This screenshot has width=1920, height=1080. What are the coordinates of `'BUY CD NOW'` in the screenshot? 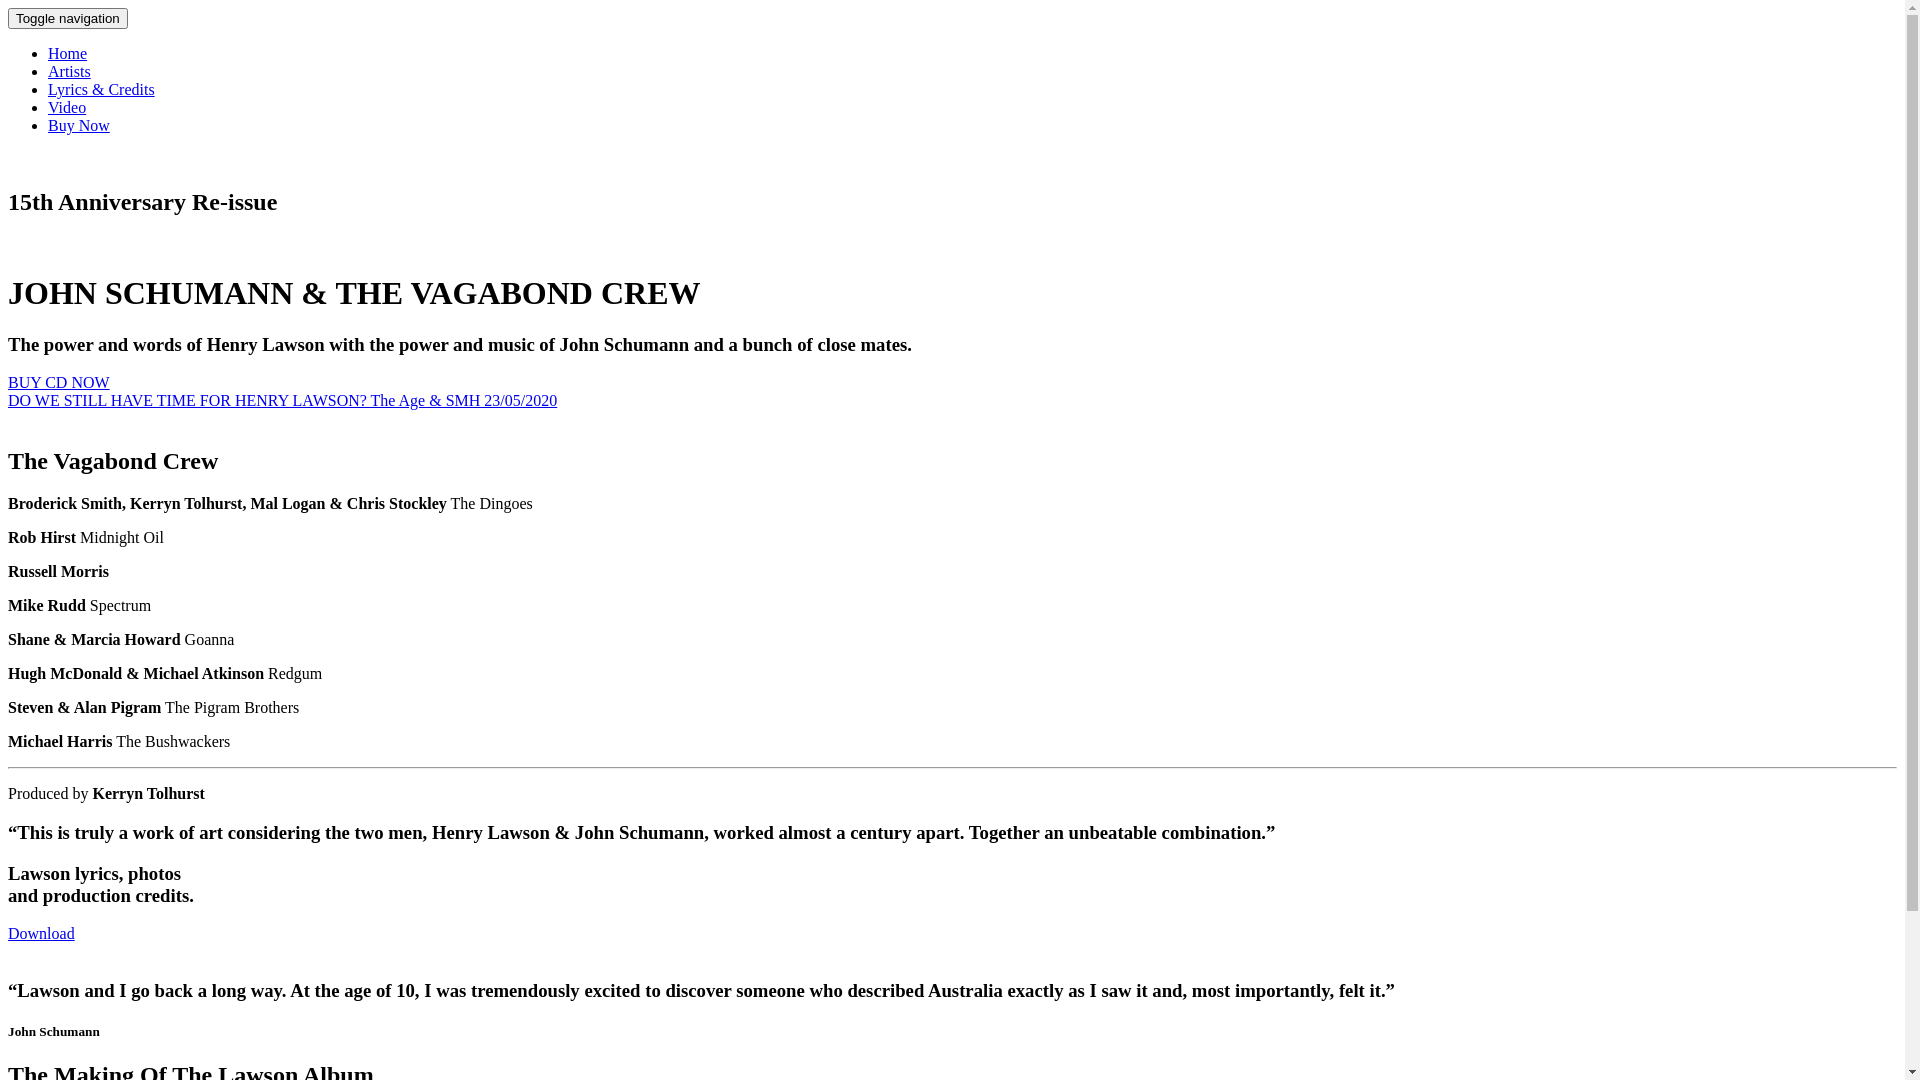 It's located at (8, 382).